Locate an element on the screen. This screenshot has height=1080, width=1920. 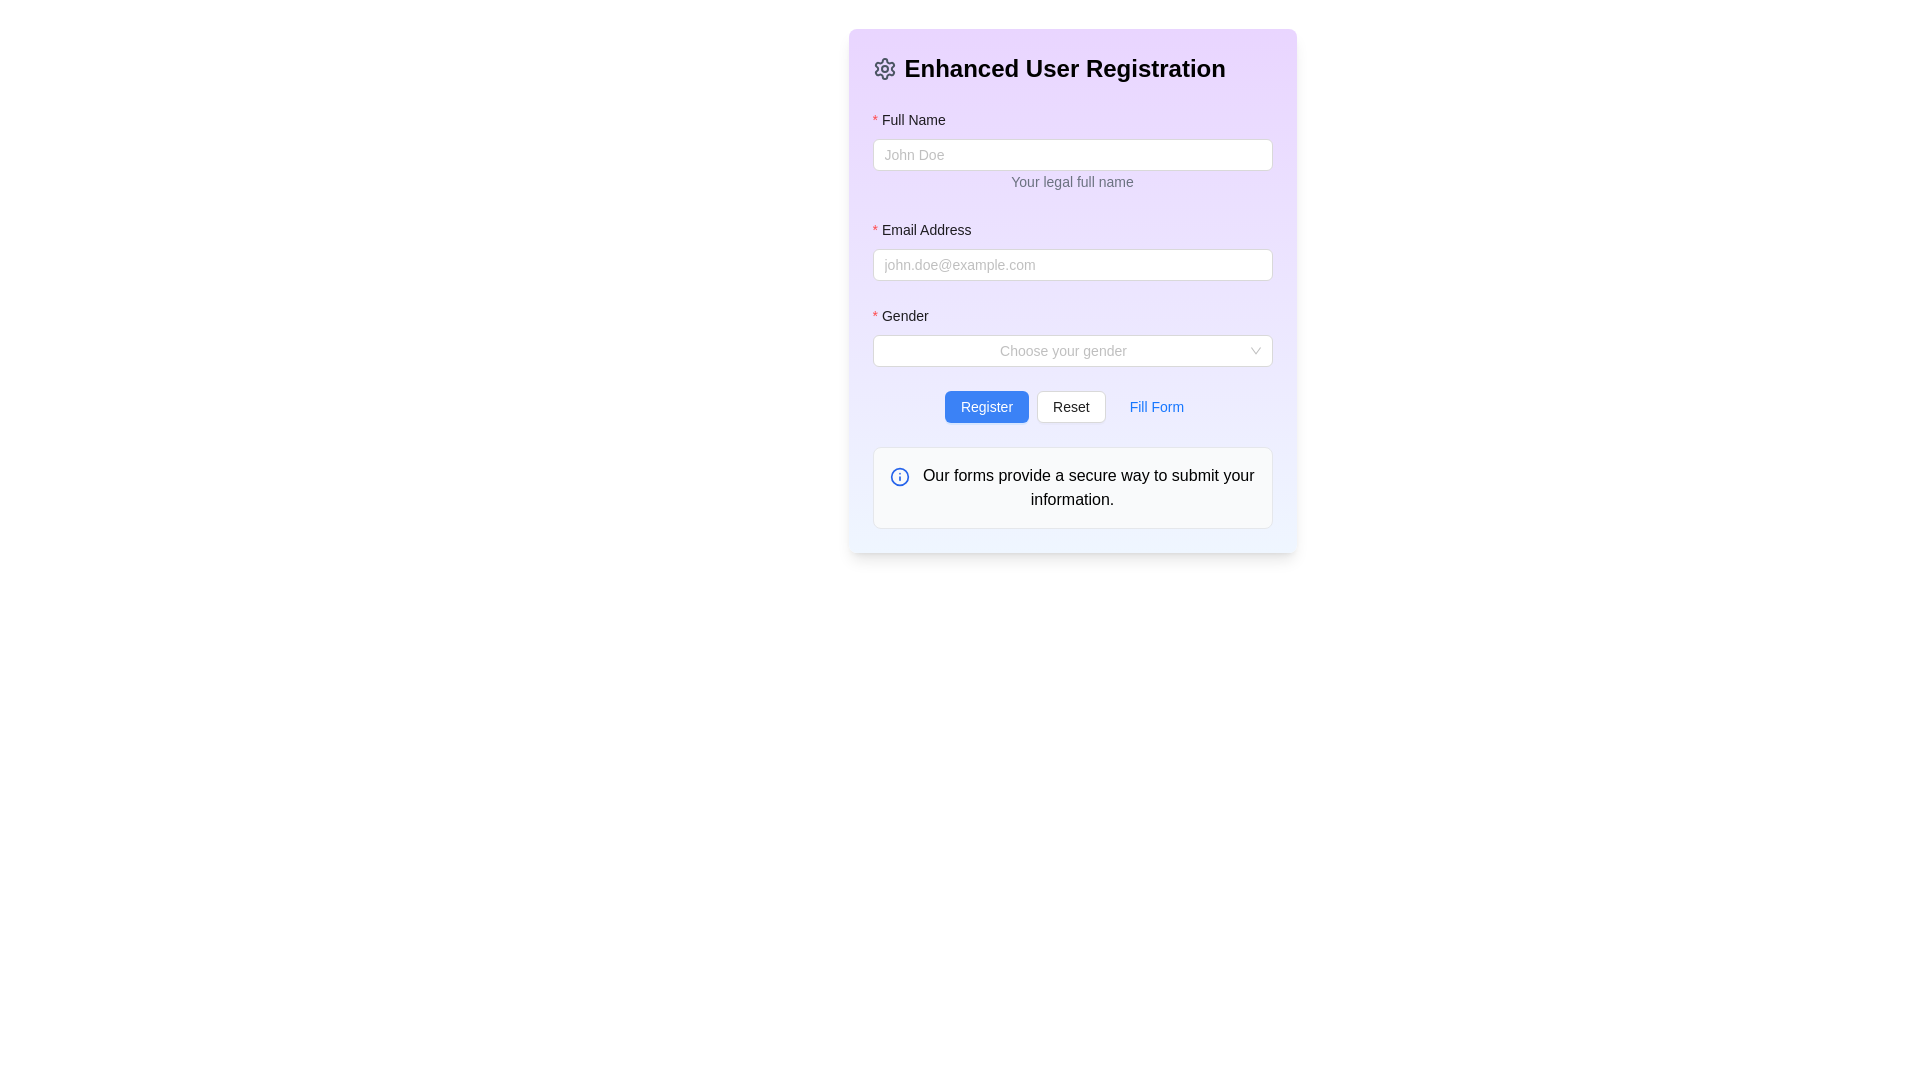
the reset button located between the 'Register' button and the 'Fill Form' button to reset the fields in the form to their default state is located at coordinates (1070, 406).